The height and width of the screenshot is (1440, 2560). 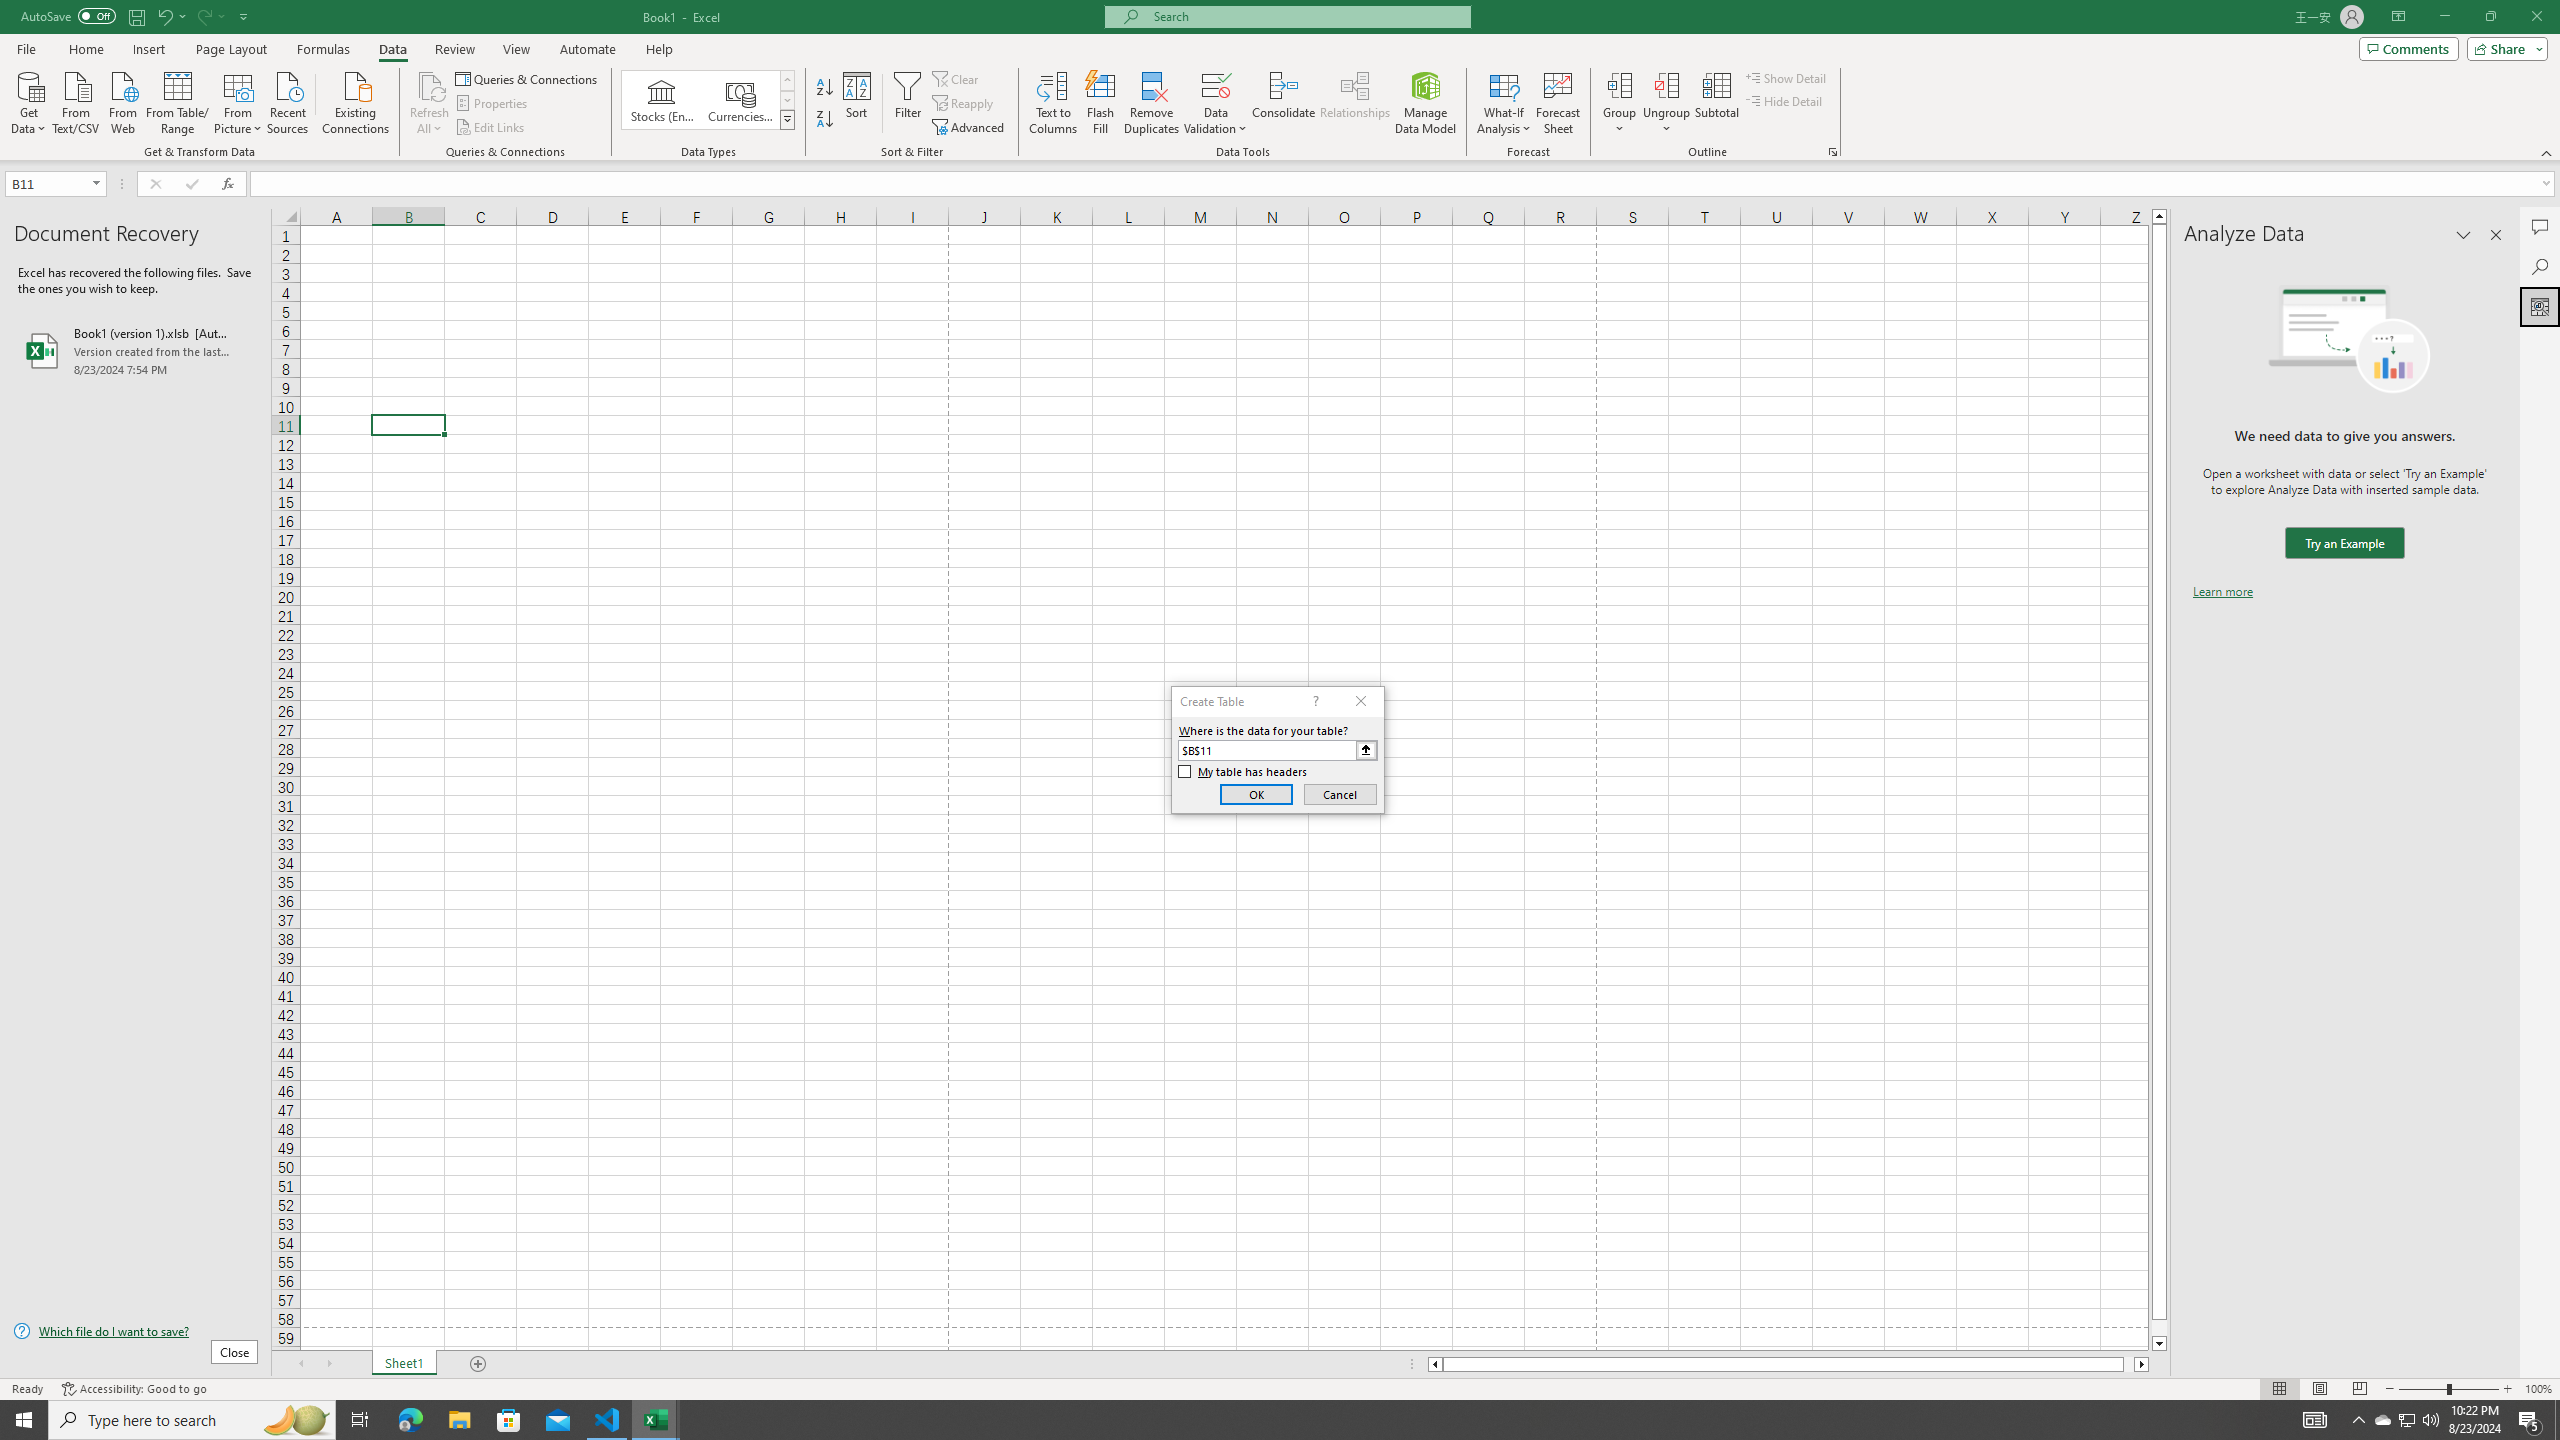 I want to click on 'Analyze Data', so click(x=2539, y=306).